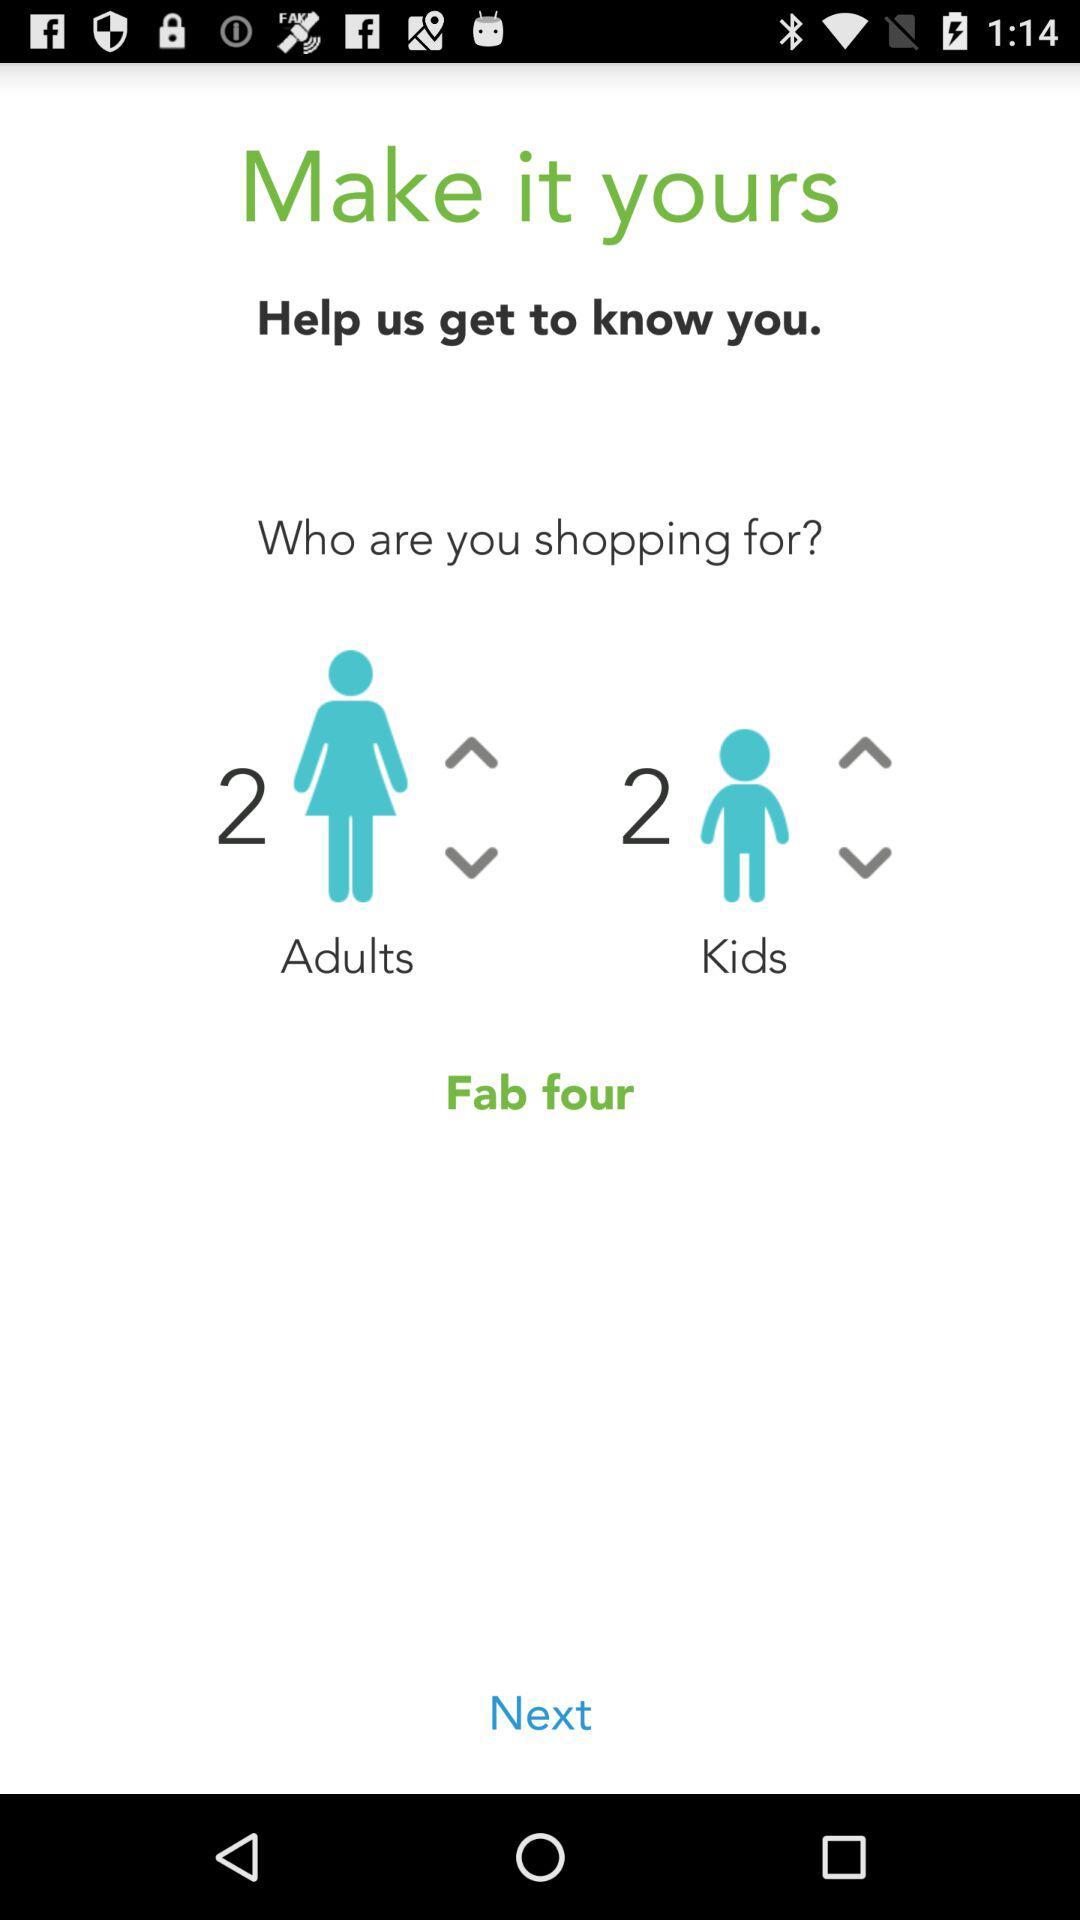 The height and width of the screenshot is (1920, 1080). What do you see at coordinates (471, 751) in the screenshot?
I see `switch autoplay option` at bounding box center [471, 751].